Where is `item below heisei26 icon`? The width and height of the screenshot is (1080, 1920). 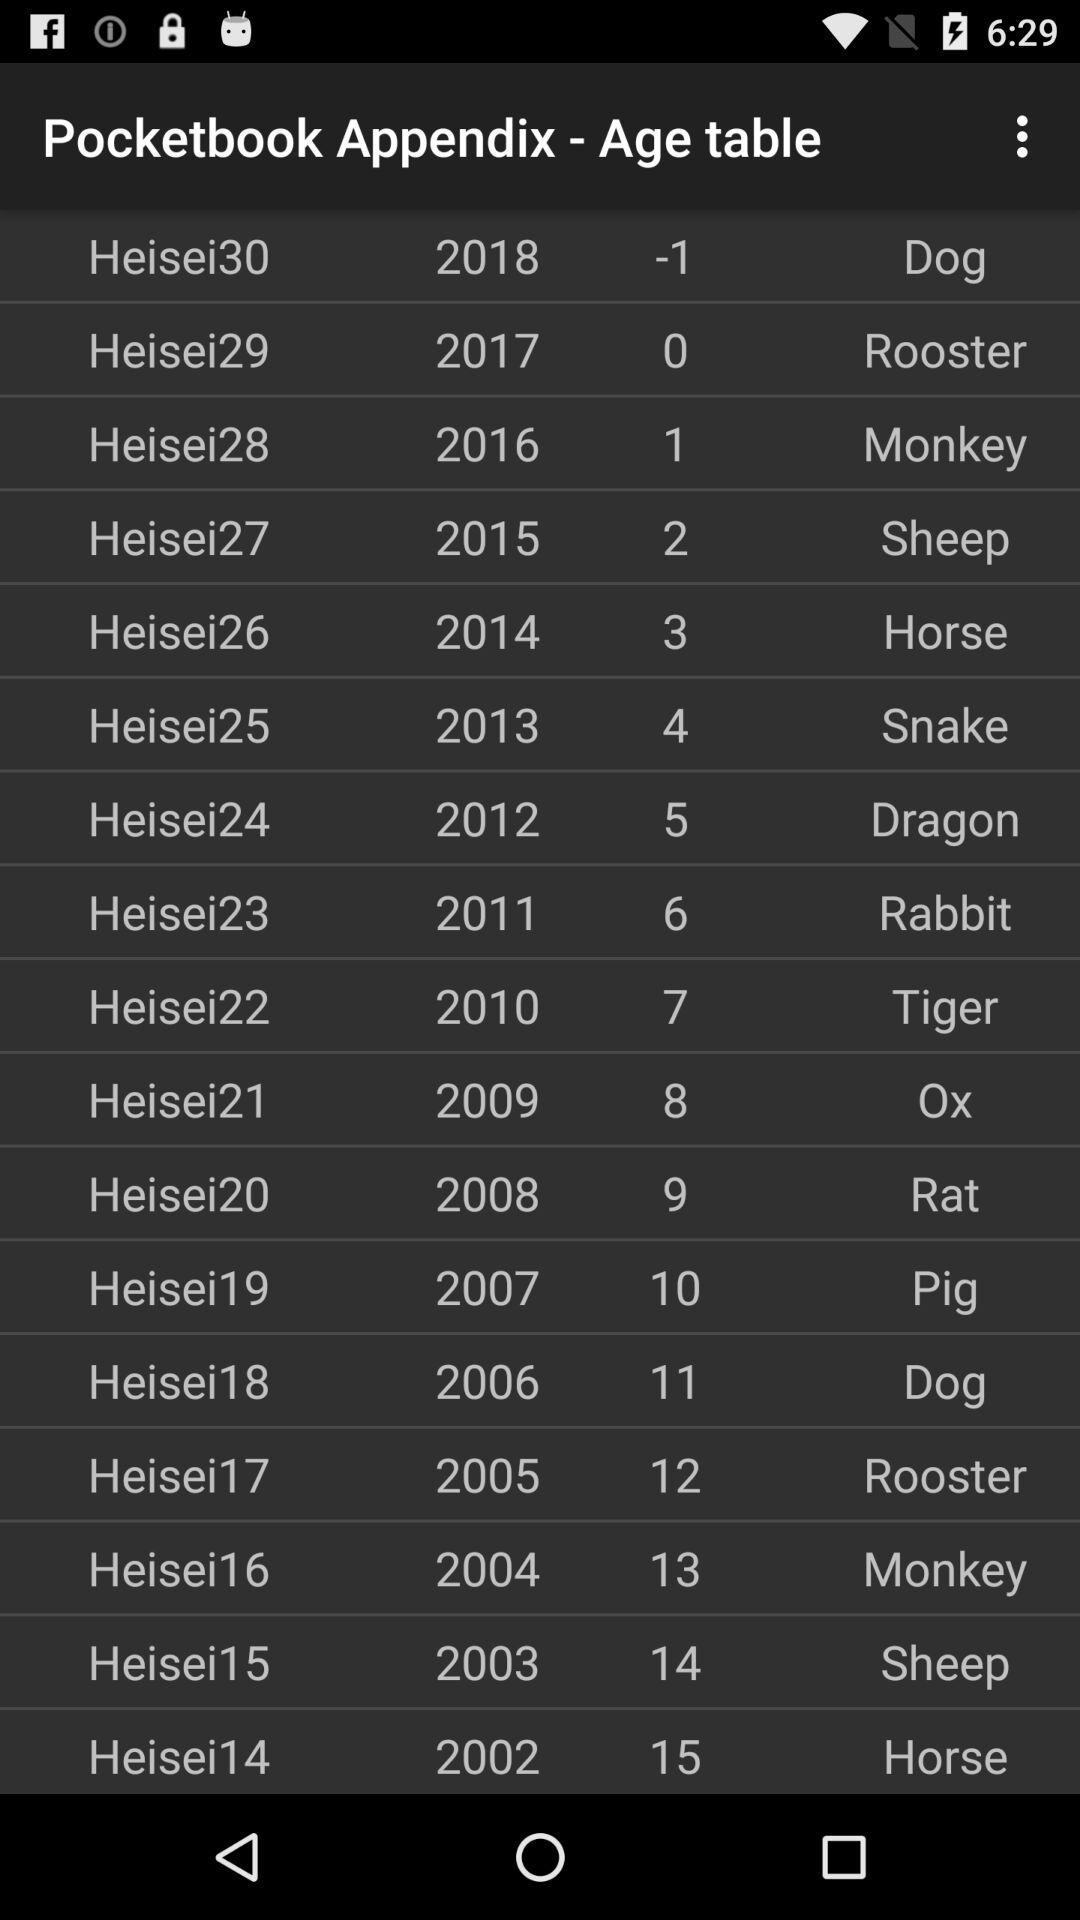
item below heisei26 icon is located at coordinates (135, 723).